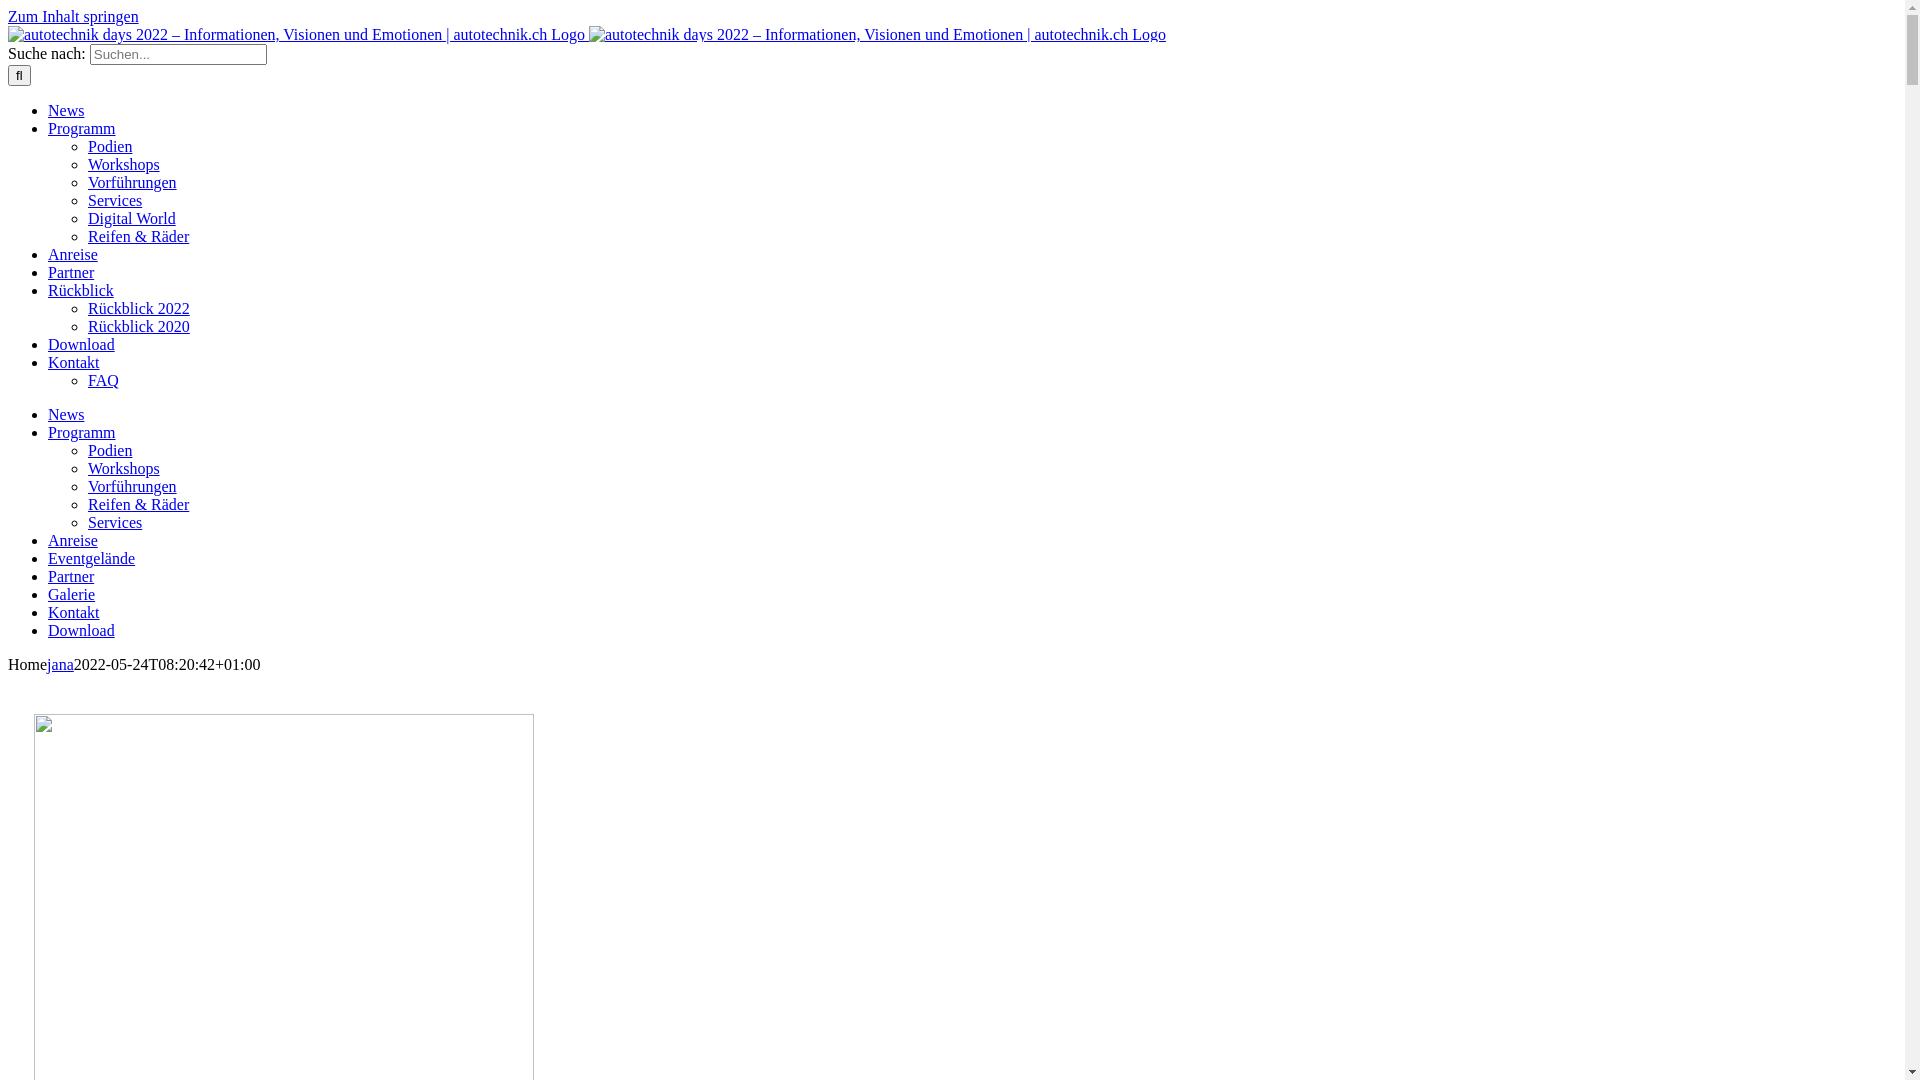 The image size is (1920, 1080). I want to click on 'Podien', so click(109, 450).